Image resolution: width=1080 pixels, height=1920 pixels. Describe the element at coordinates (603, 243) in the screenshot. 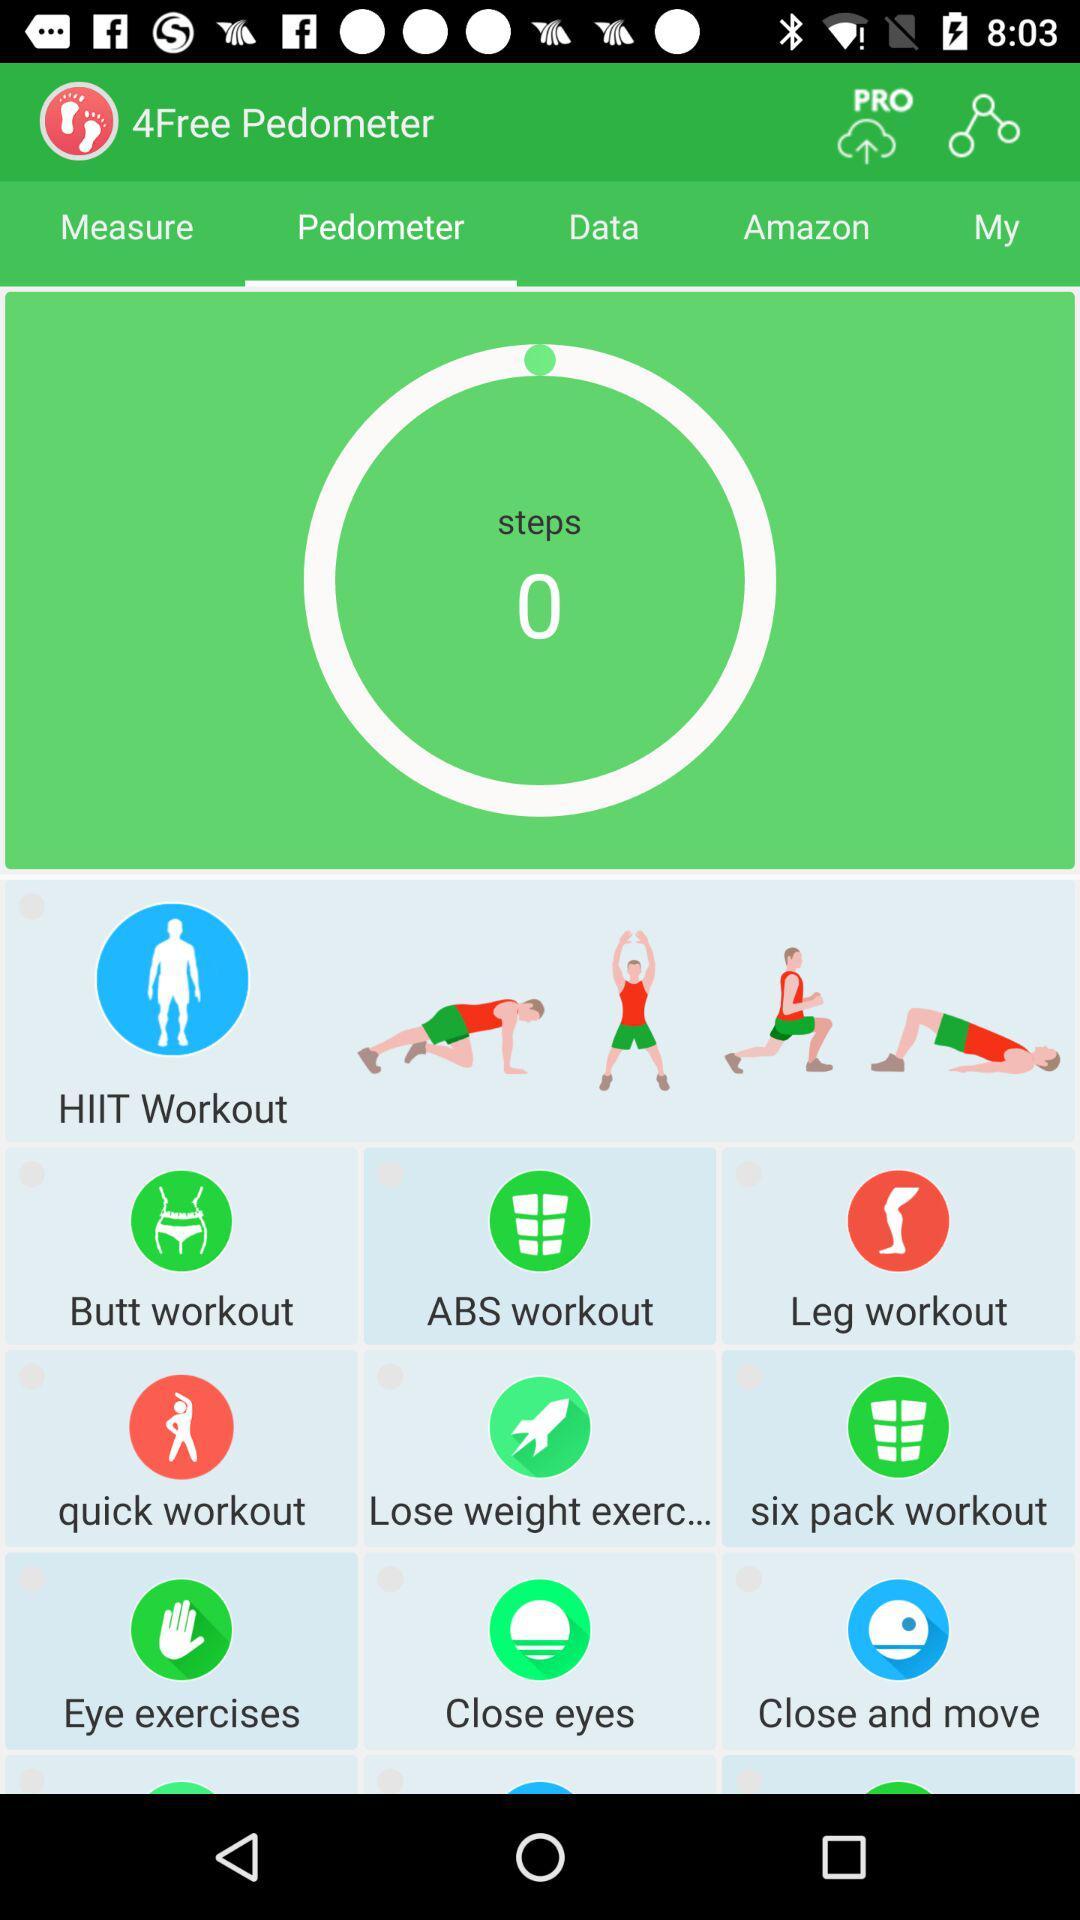

I see `data` at that location.